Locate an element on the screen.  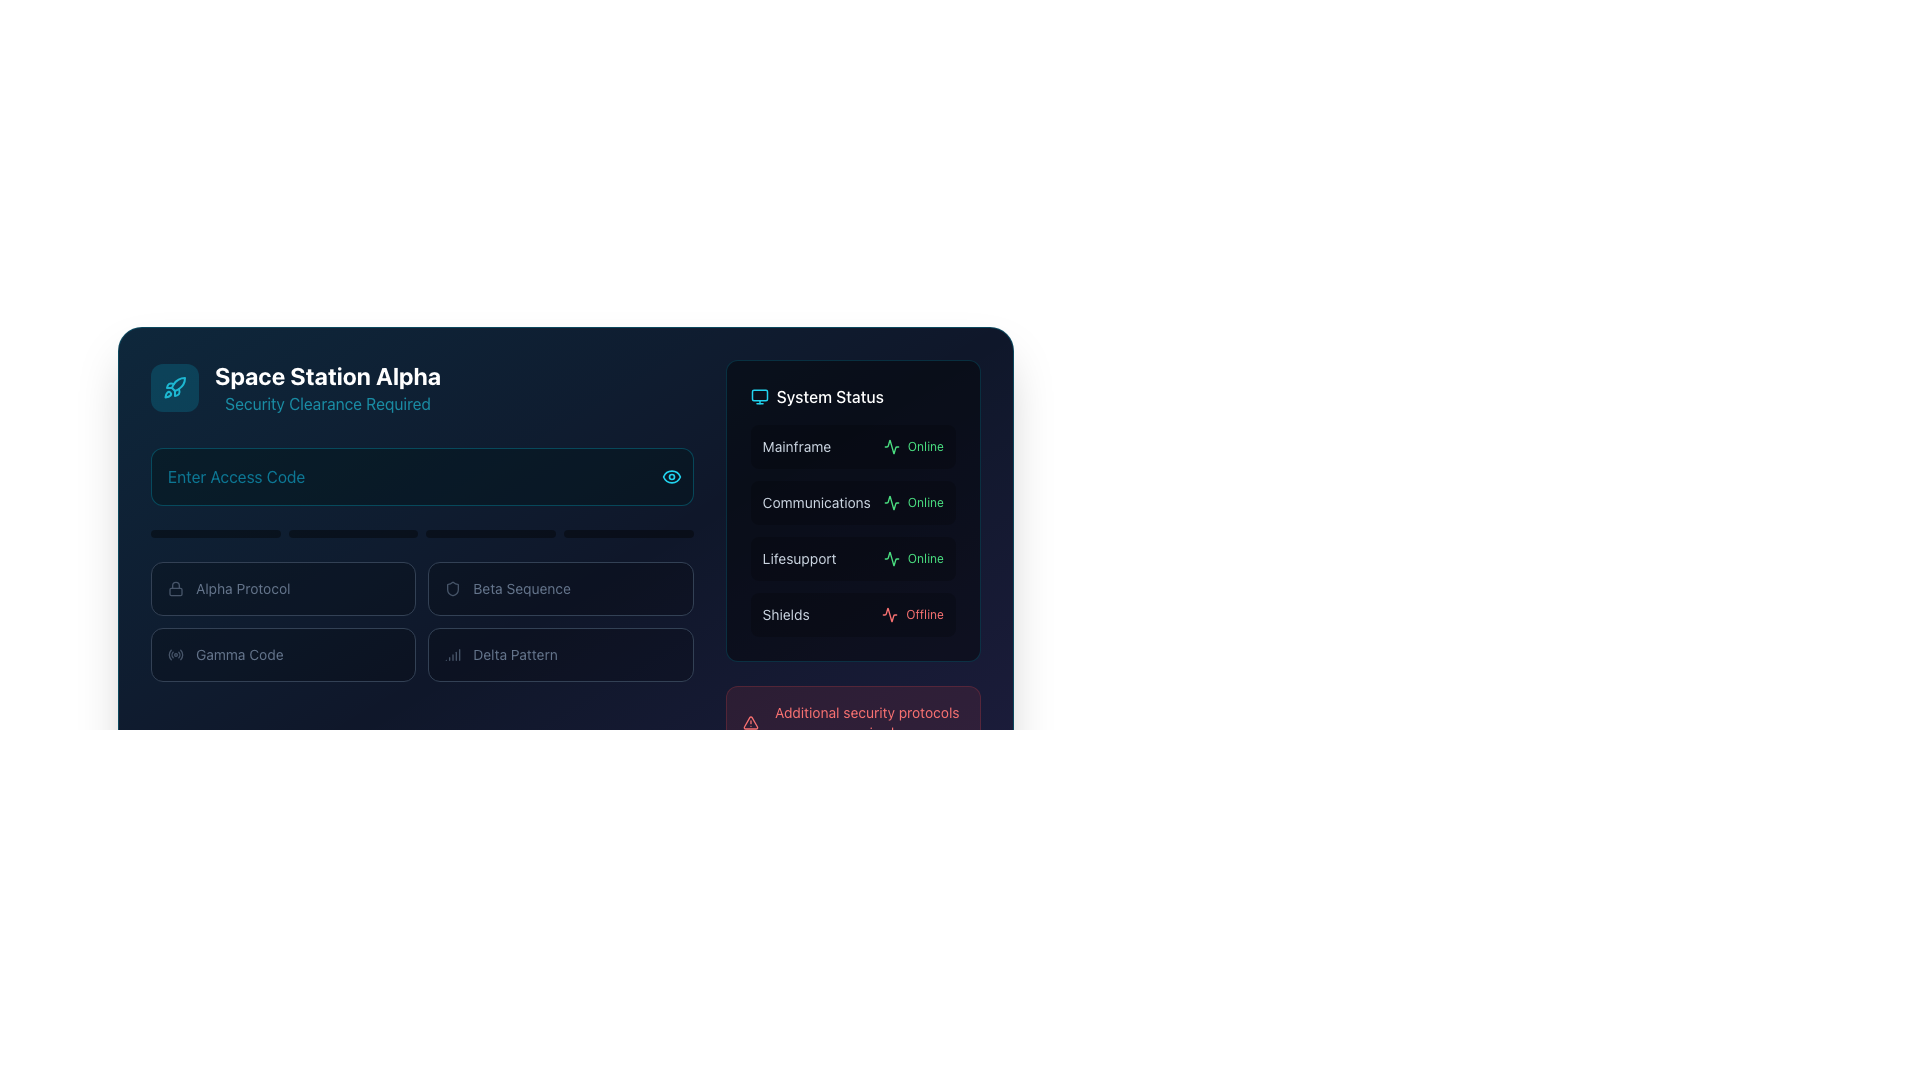
the text label reading 'lifesupport' in the 'System Status' section of the UI, which is styled in slate-gray against a dark background is located at coordinates (798, 559).